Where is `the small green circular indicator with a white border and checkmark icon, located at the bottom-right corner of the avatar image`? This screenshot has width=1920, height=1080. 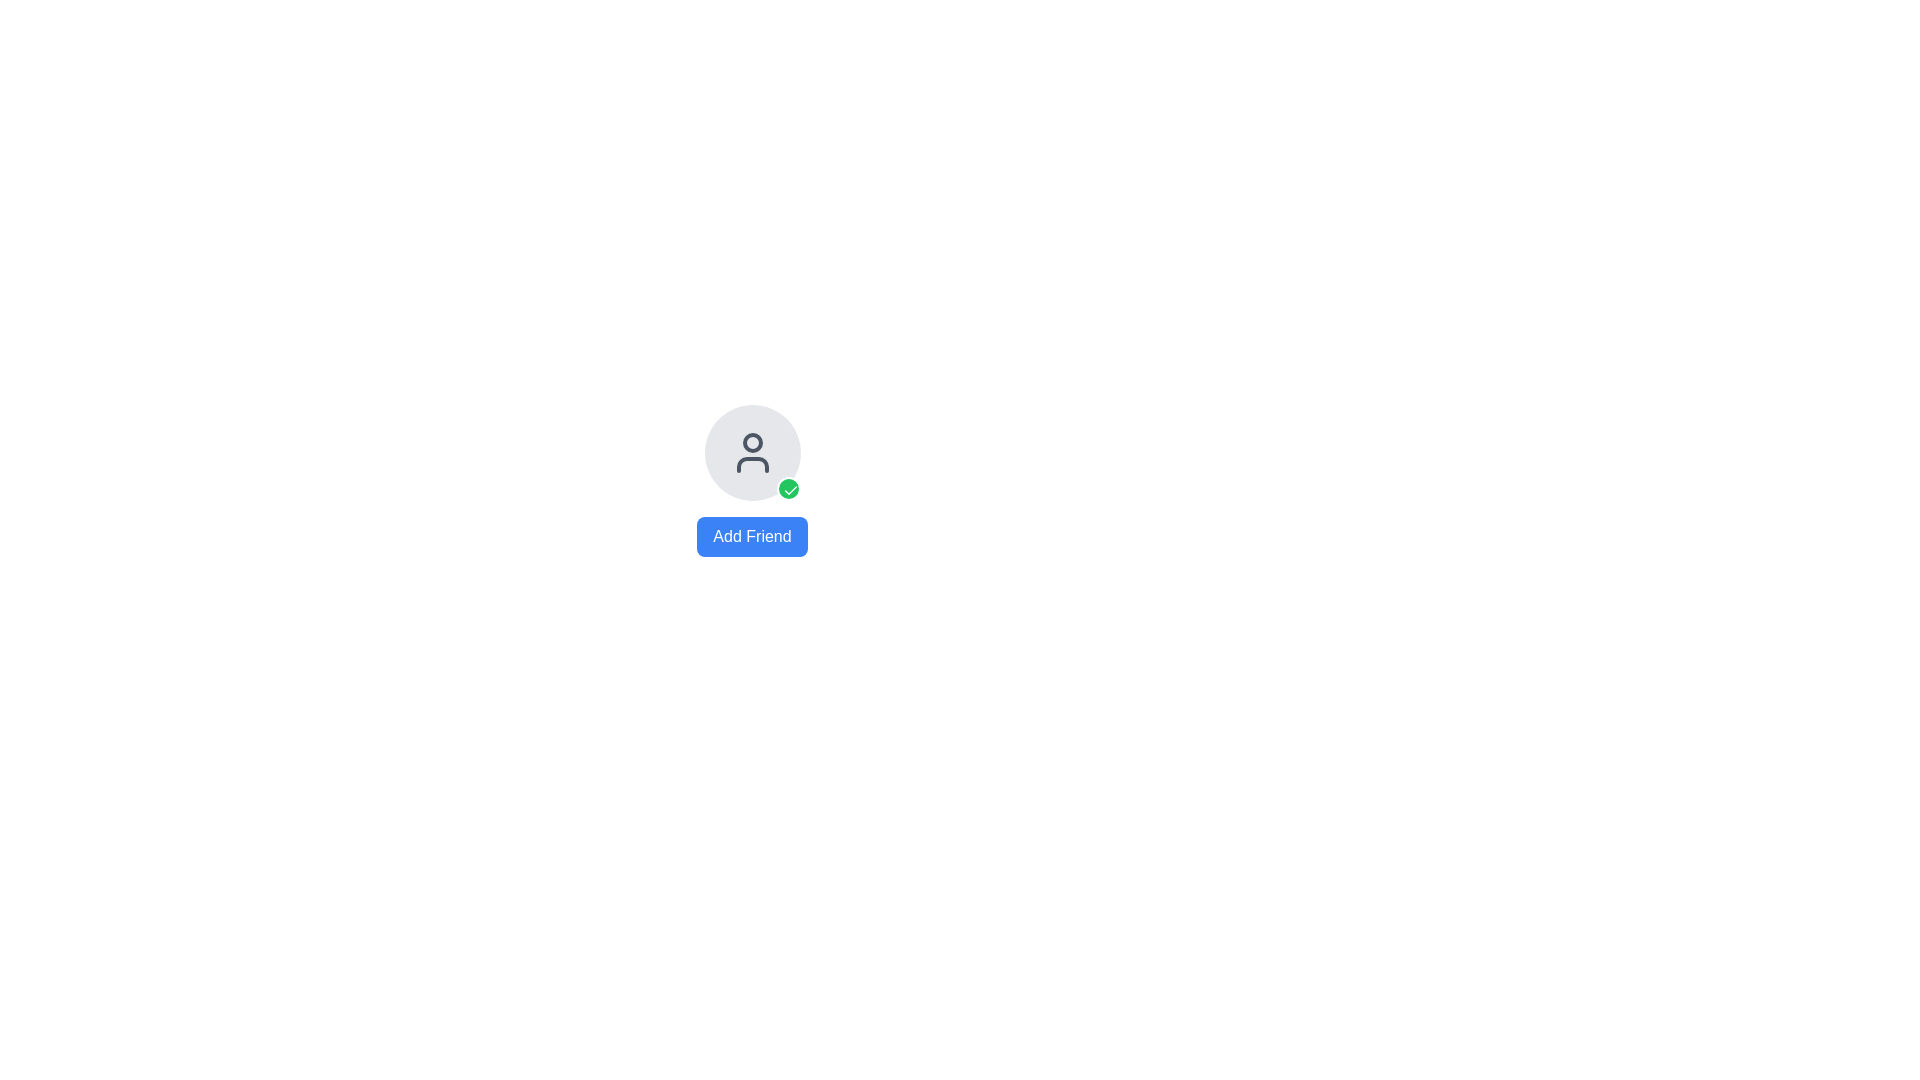
the small green circular indicator with a white border and checkmark icon, located at the bottom-right corner of the avatar image is located at coordinates (787, 489).